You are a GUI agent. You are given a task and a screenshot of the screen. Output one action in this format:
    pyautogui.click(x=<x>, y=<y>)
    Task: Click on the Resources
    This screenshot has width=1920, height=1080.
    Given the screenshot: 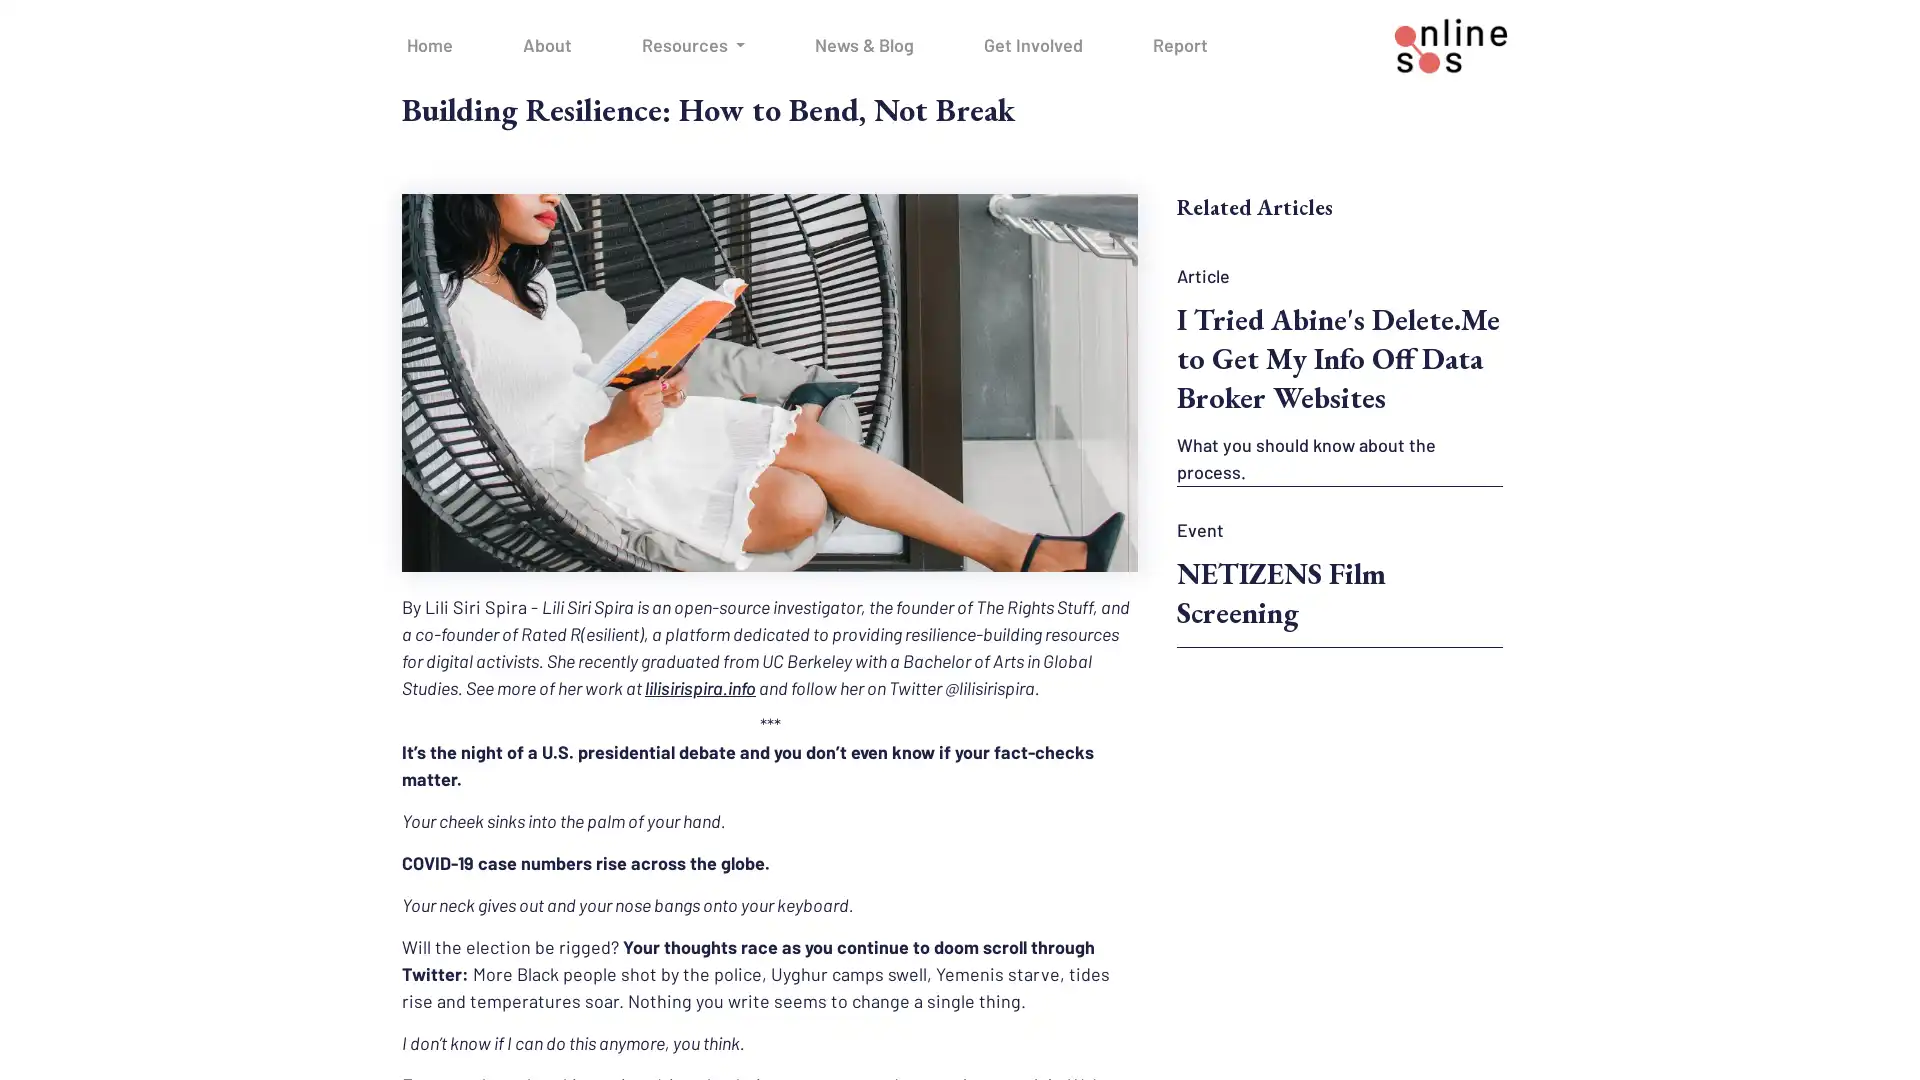 What is the action you would take?
    pyautogui.click(x=692, y=44)
    